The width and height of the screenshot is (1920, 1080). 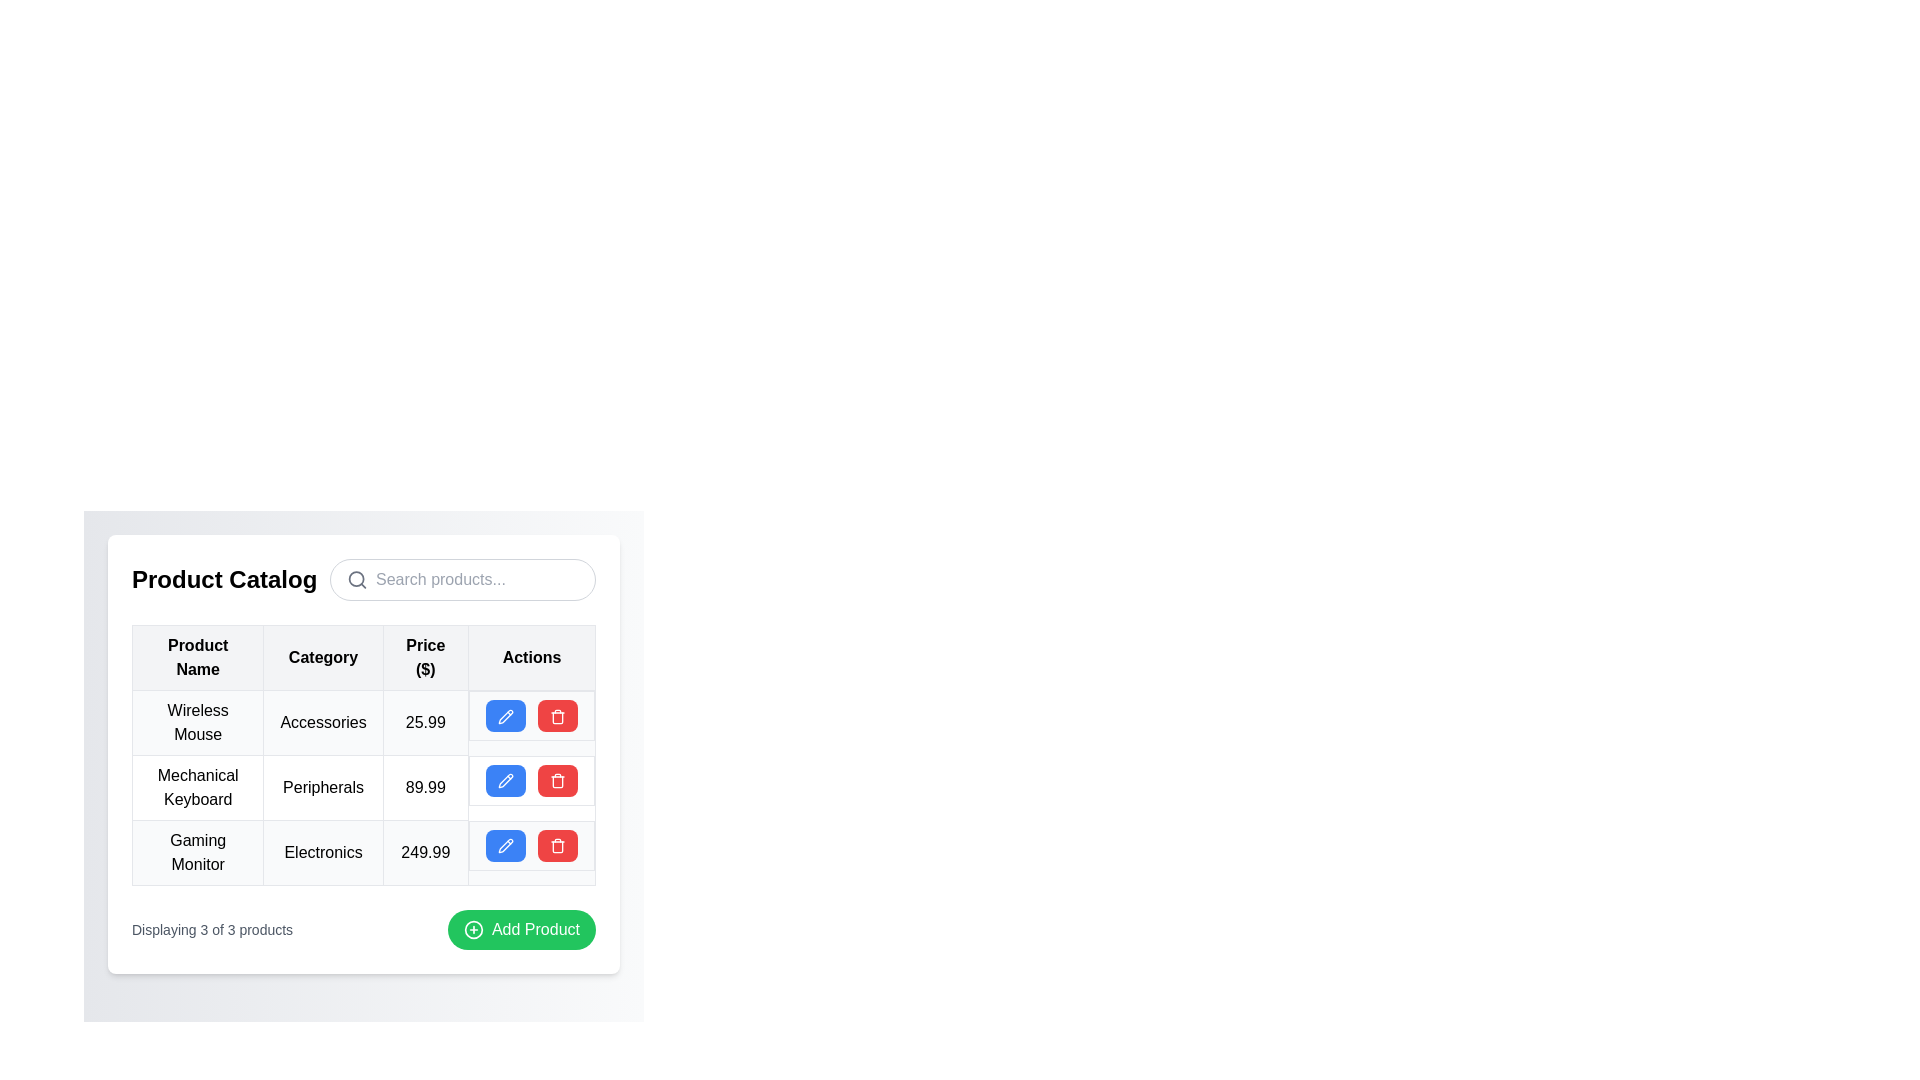 What do you see at coordinates (323, 658) in the screenshot?
I see `the table header cell labeled 'Category', which is the second header in the table header row, positioned between 'Product Name' and 'Price ($)'` at bounding box center [323, 658].